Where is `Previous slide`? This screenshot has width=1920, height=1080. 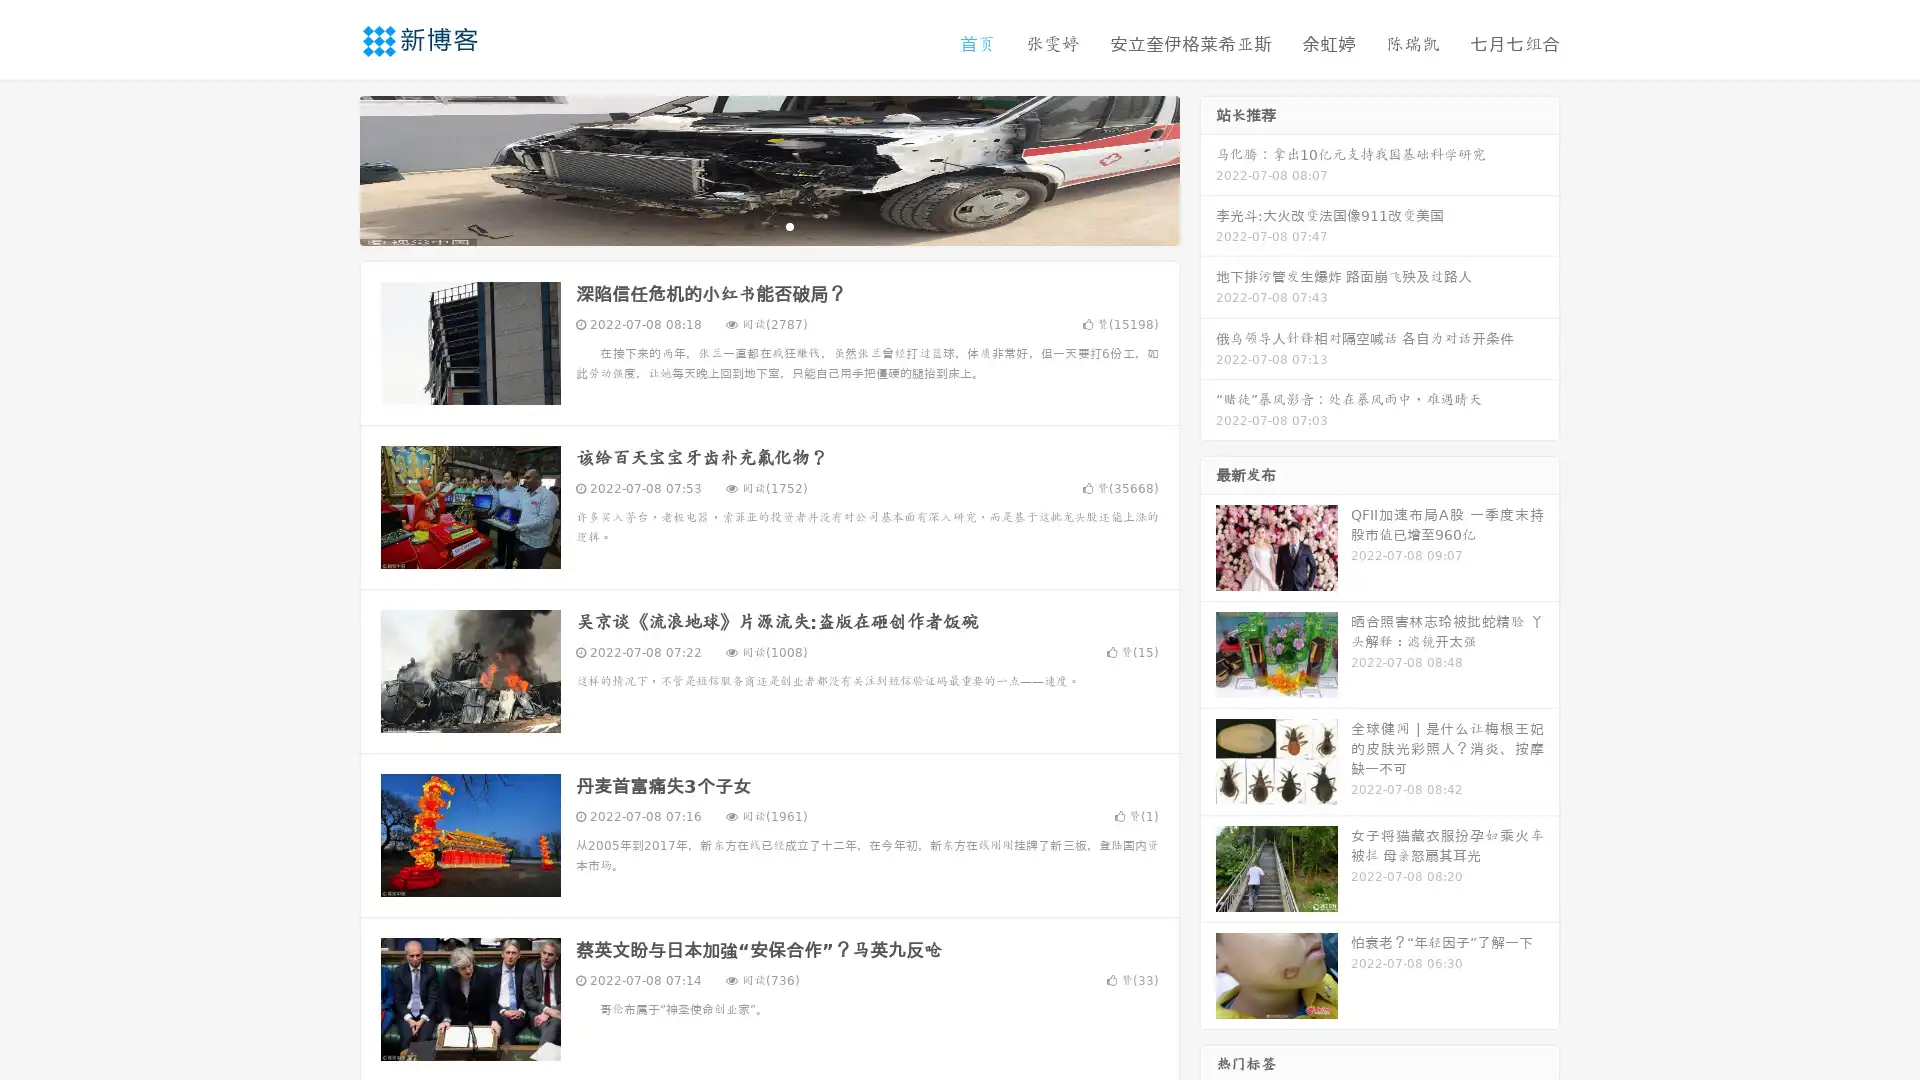
Previous slide is located at coordinates (330, 168).